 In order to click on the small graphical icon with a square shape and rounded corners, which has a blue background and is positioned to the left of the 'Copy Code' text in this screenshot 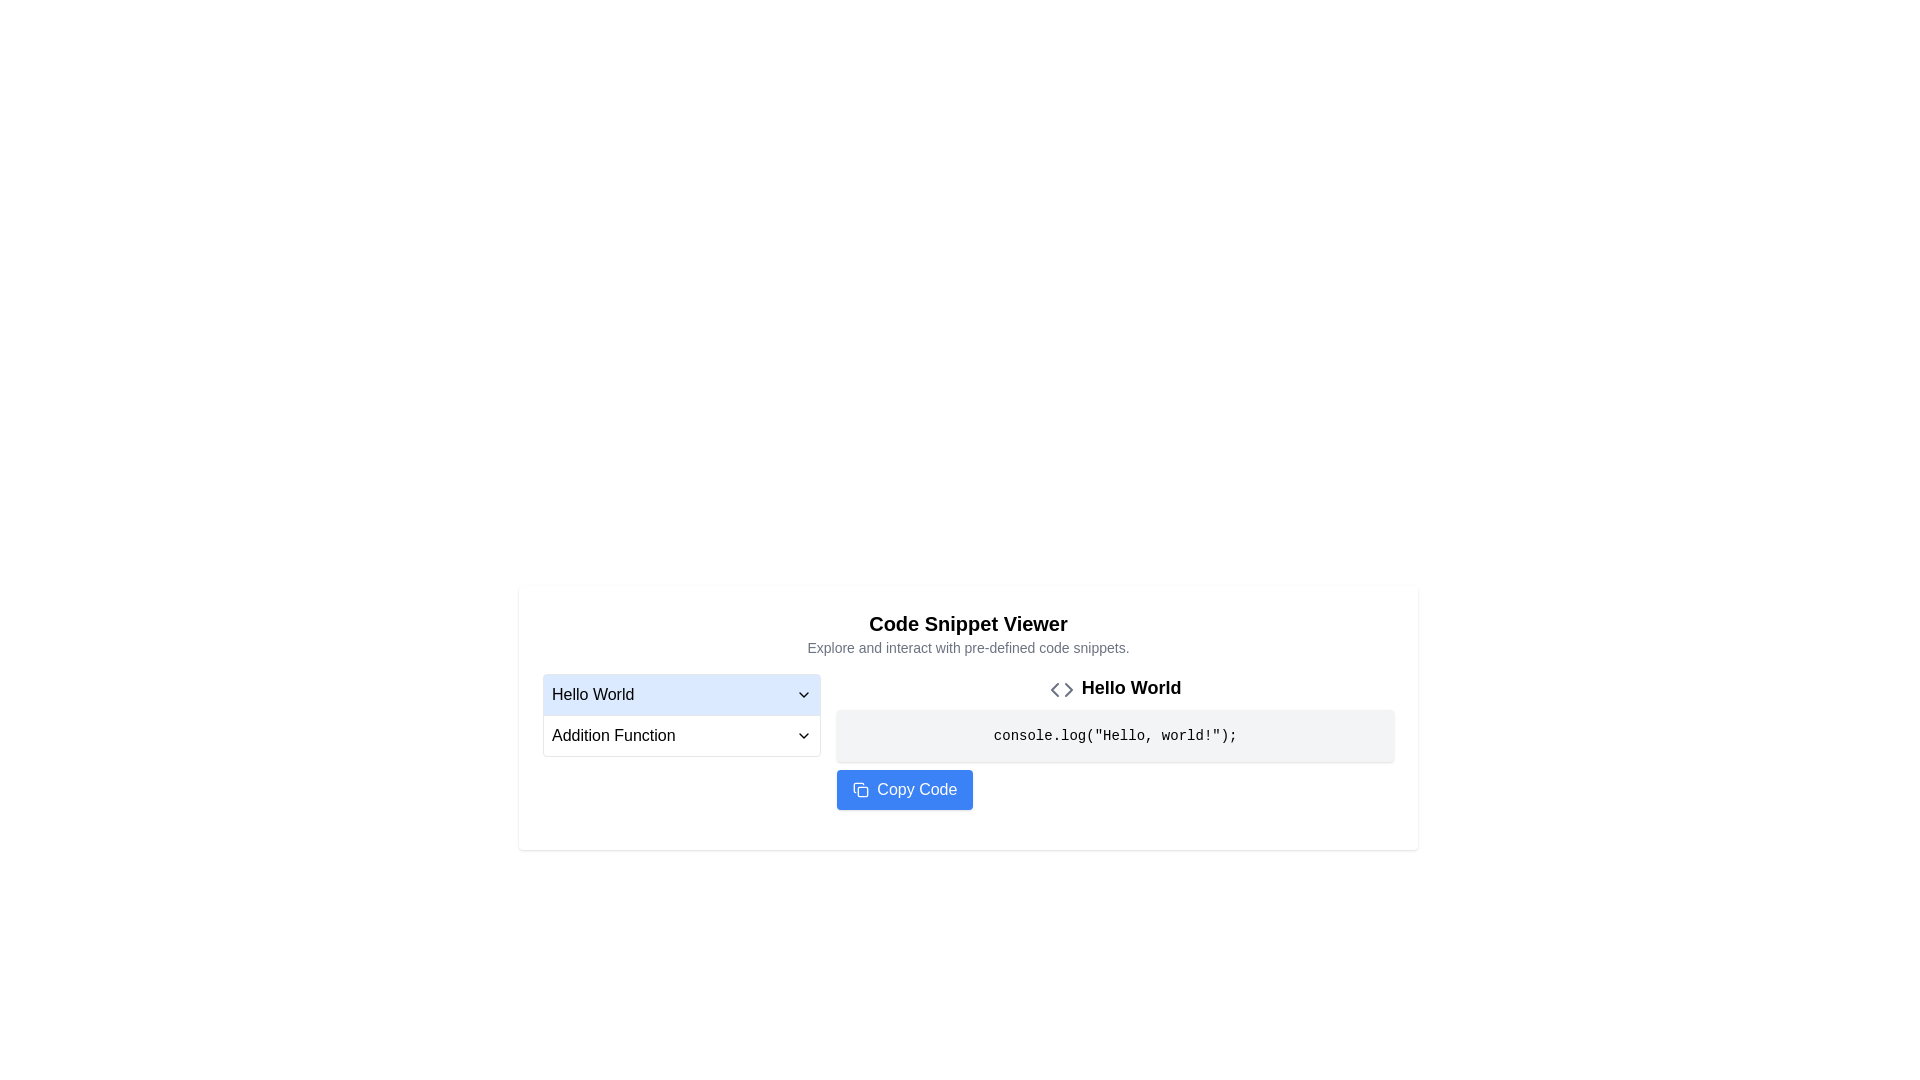, I will do `click(861, 789)`.